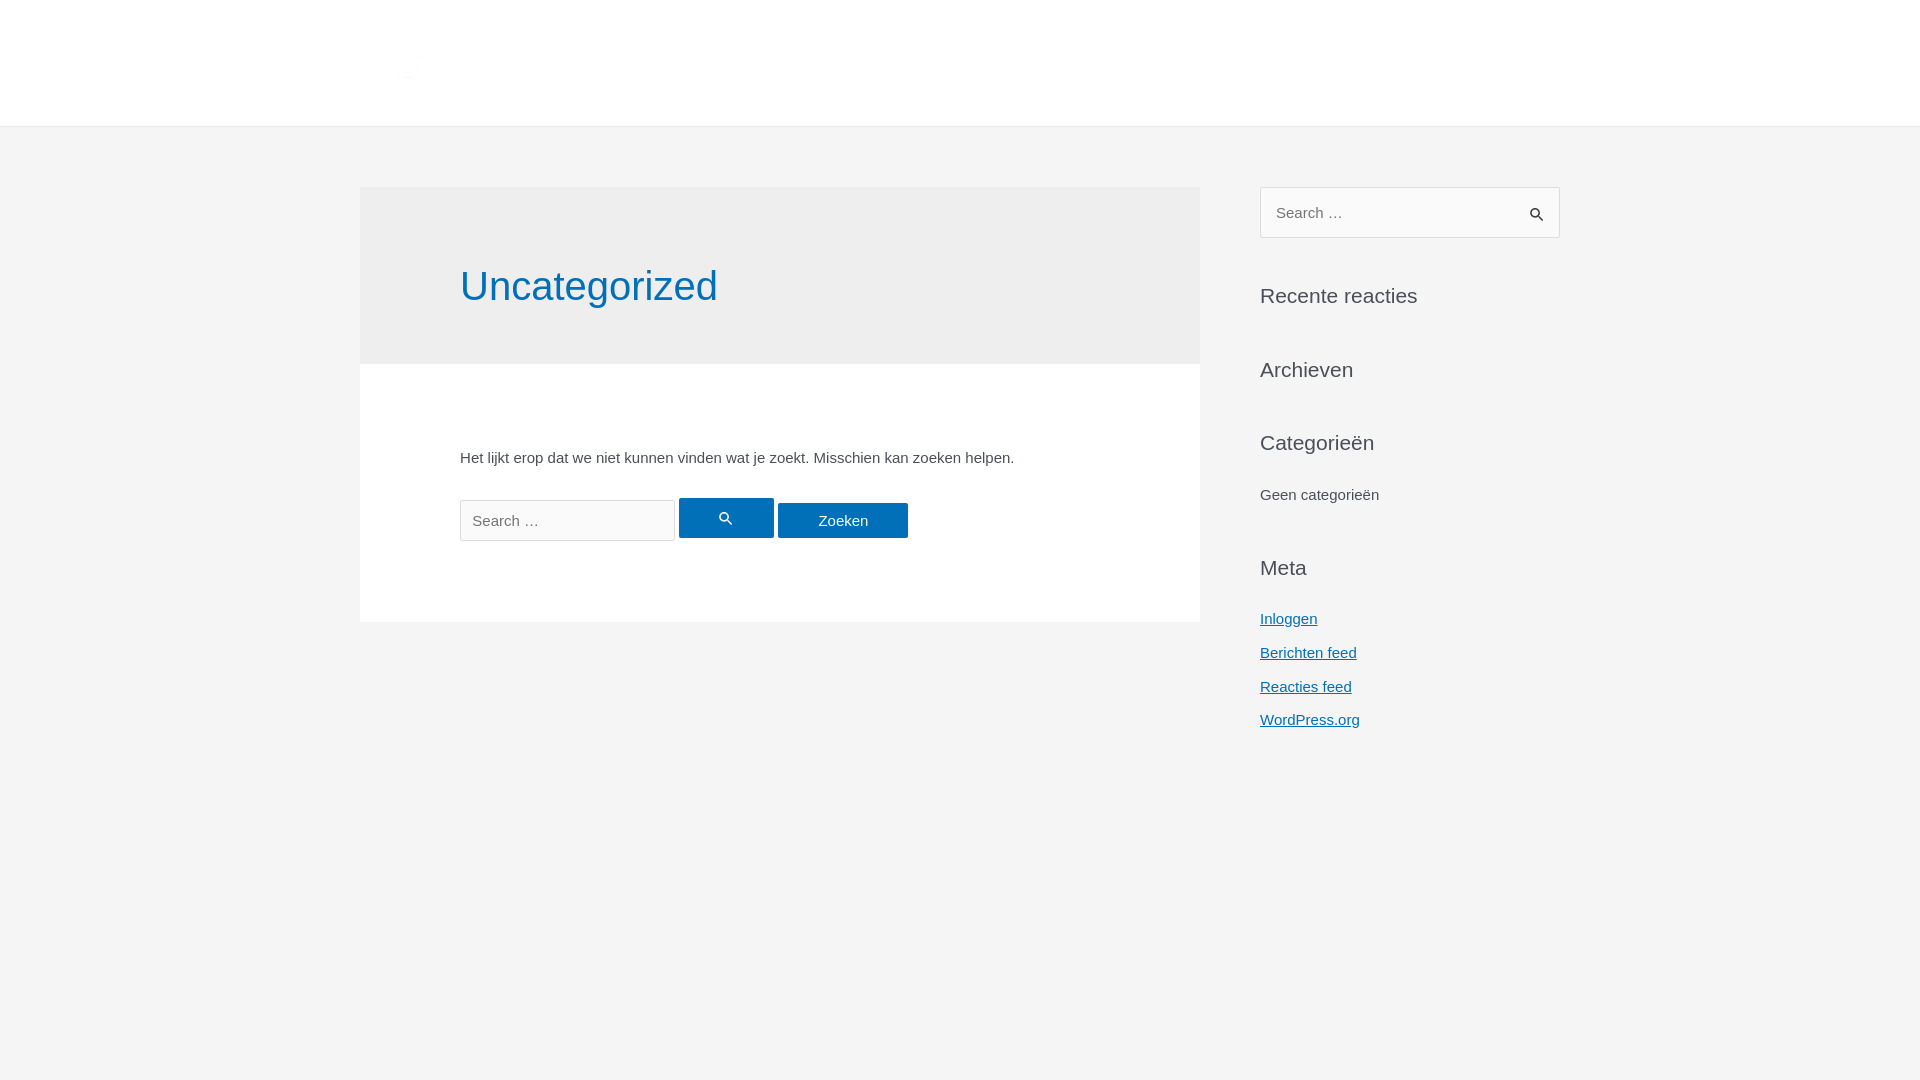 The height and width of the screenshot is (1080, 1920). I want to click on 'Inloggen', so click(1289, 617).